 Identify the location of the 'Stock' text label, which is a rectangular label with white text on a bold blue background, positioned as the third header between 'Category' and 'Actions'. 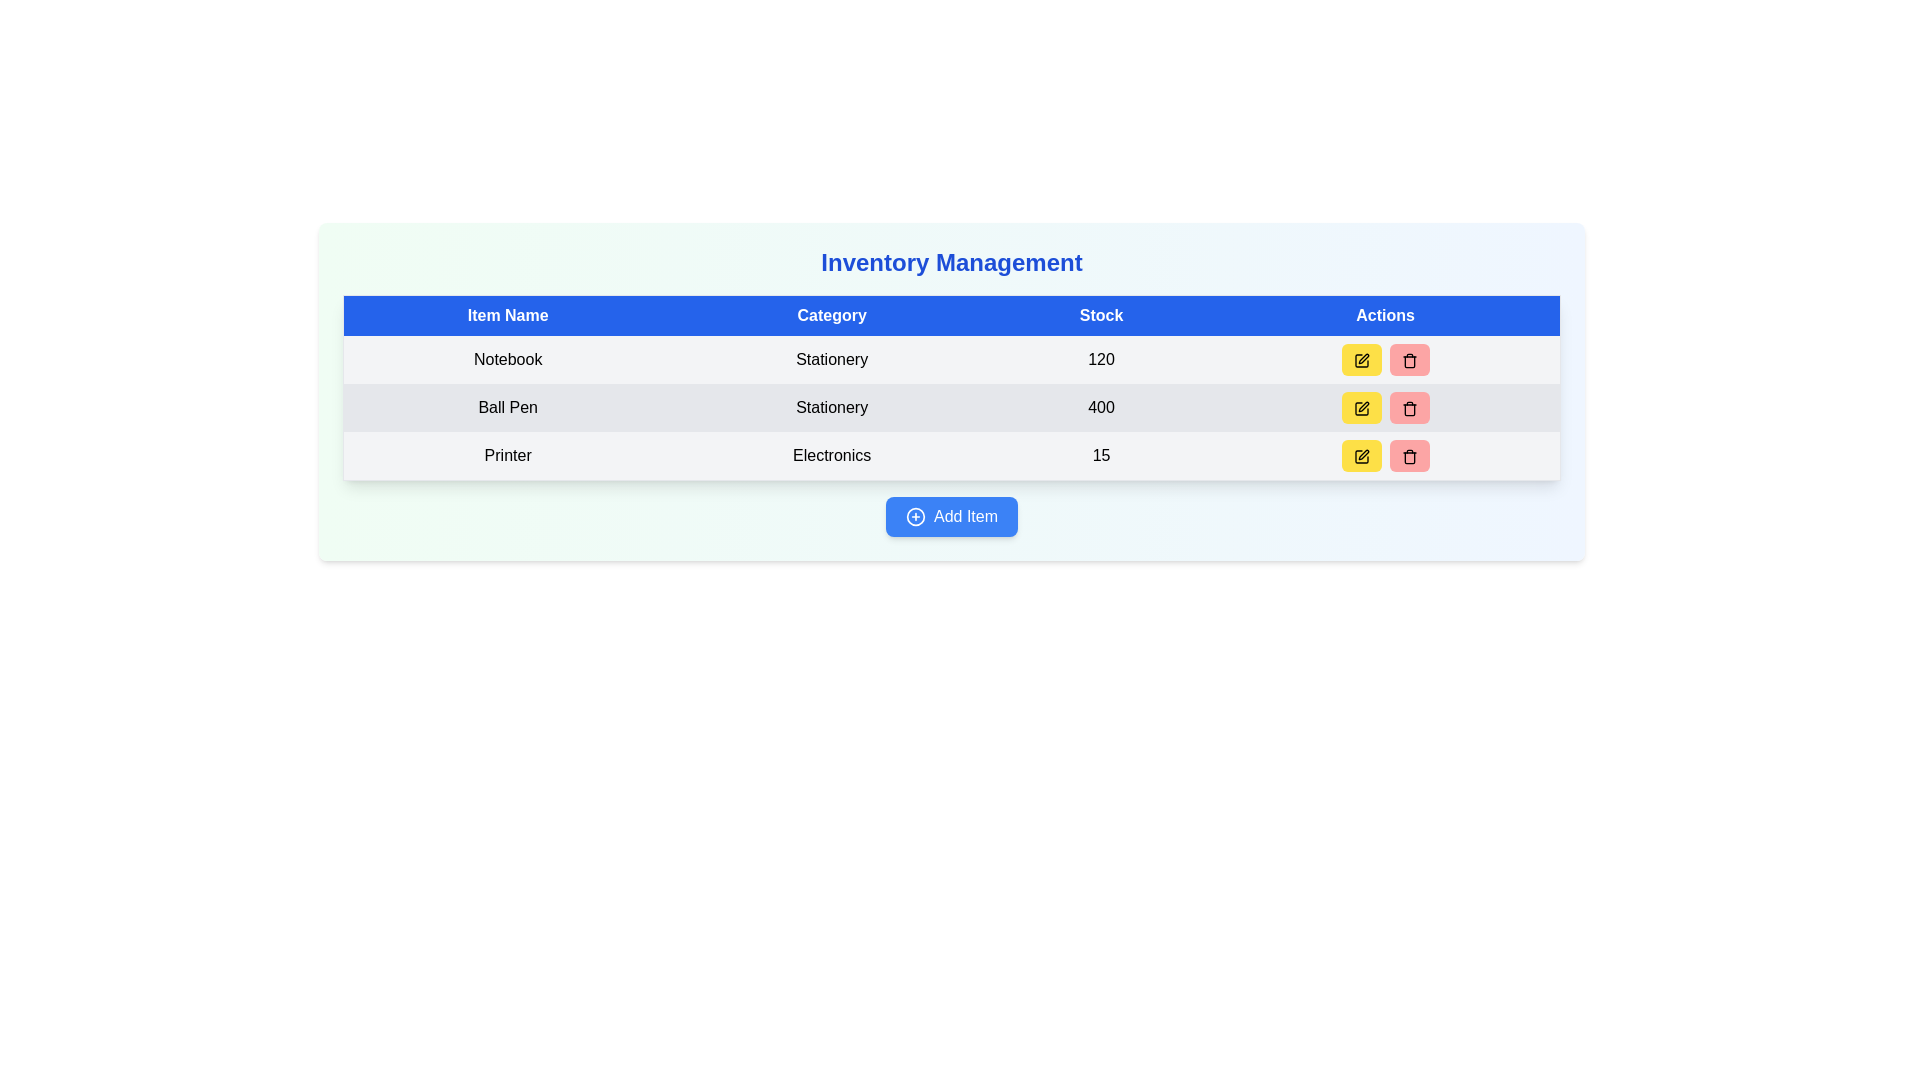
(1100, 315).